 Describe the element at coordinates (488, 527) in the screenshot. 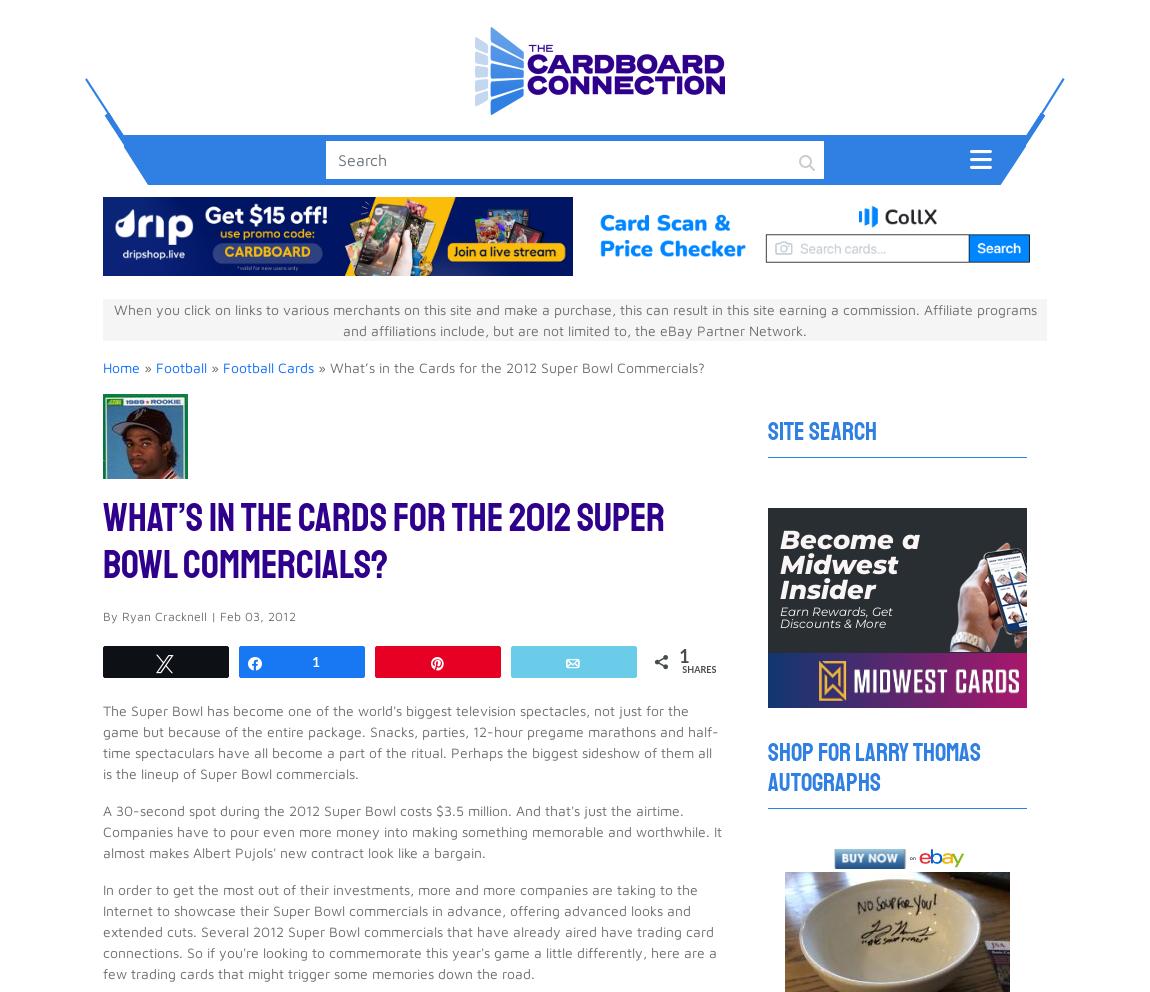

I see `'1989 Pro Set #486 Deion Sanders MGS GRADED 10 Gem Mint Rookie Card RC Falcons CB'` at that location.